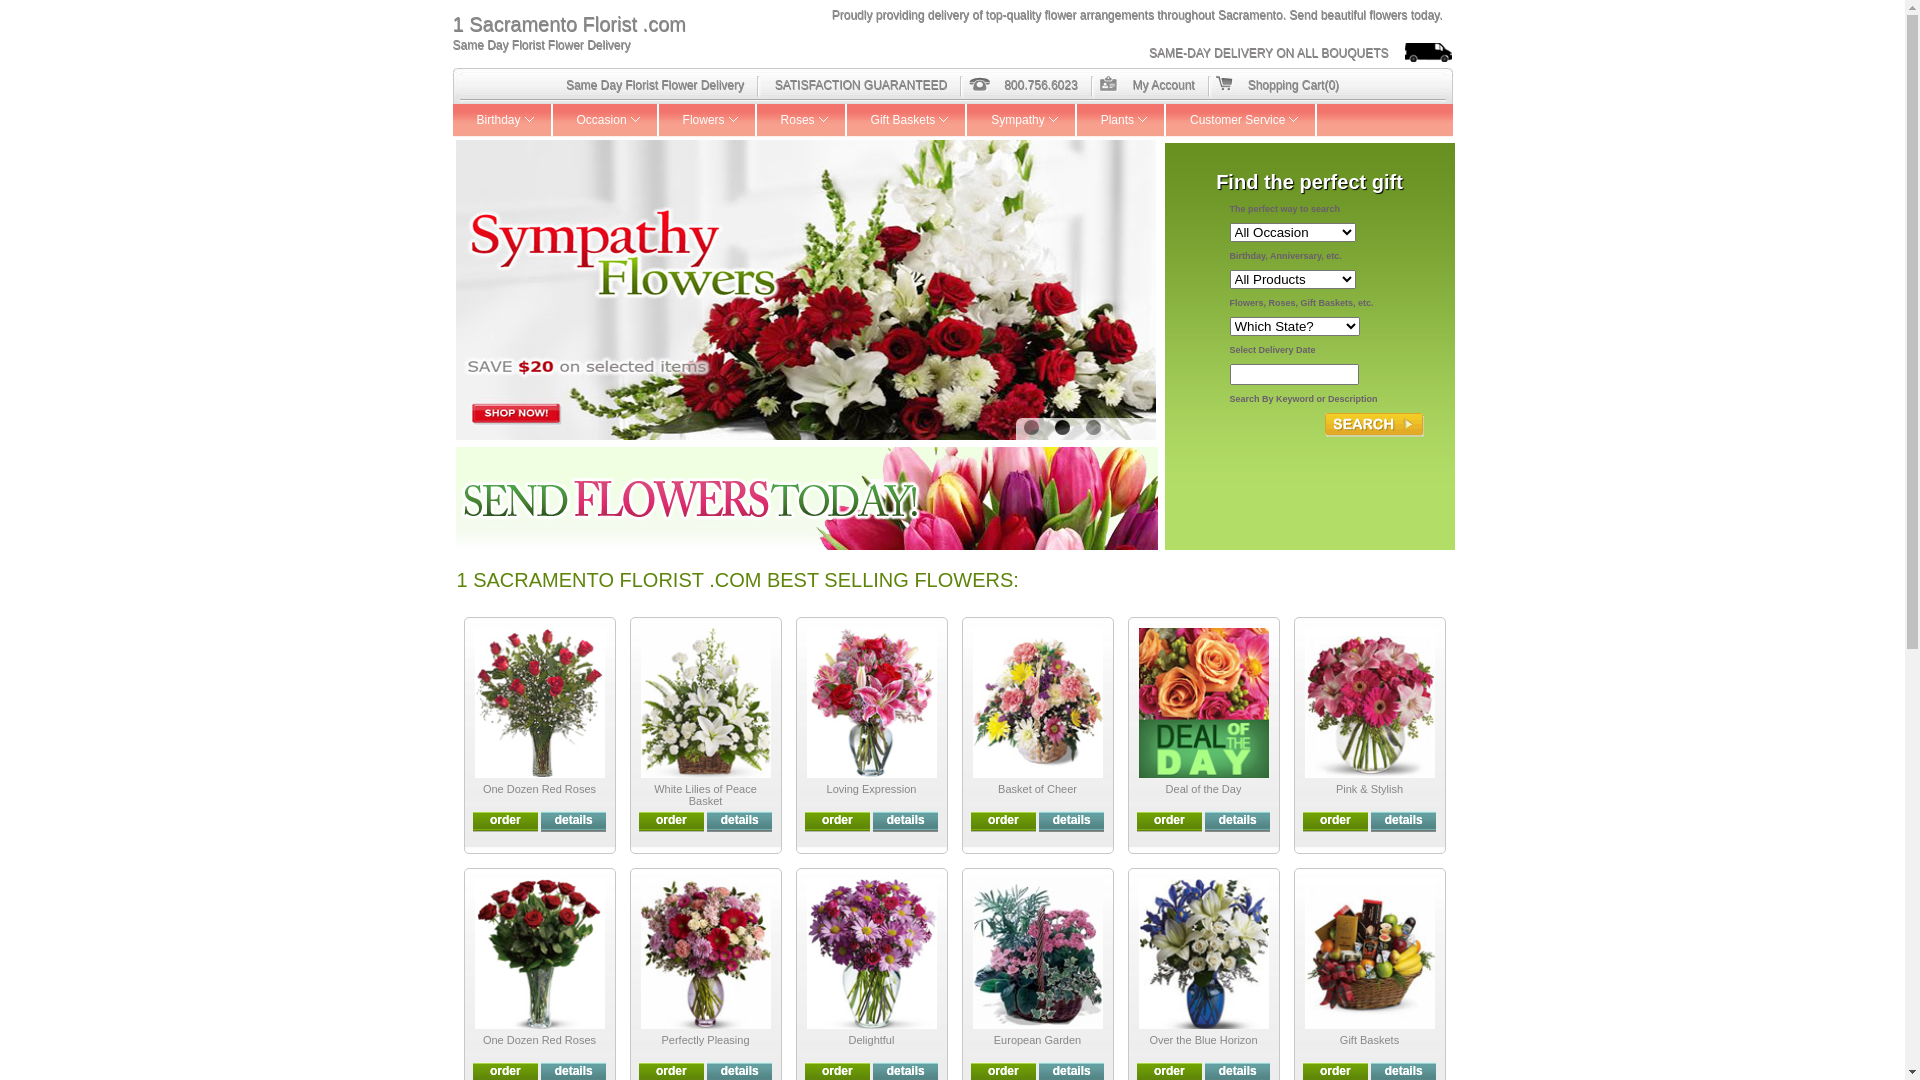 This screenshot has width=1920, height=1080. What do you see at coordinates (801, 119) in the screenshot?
I see `'Roses'` at bounding box center [801, 119].